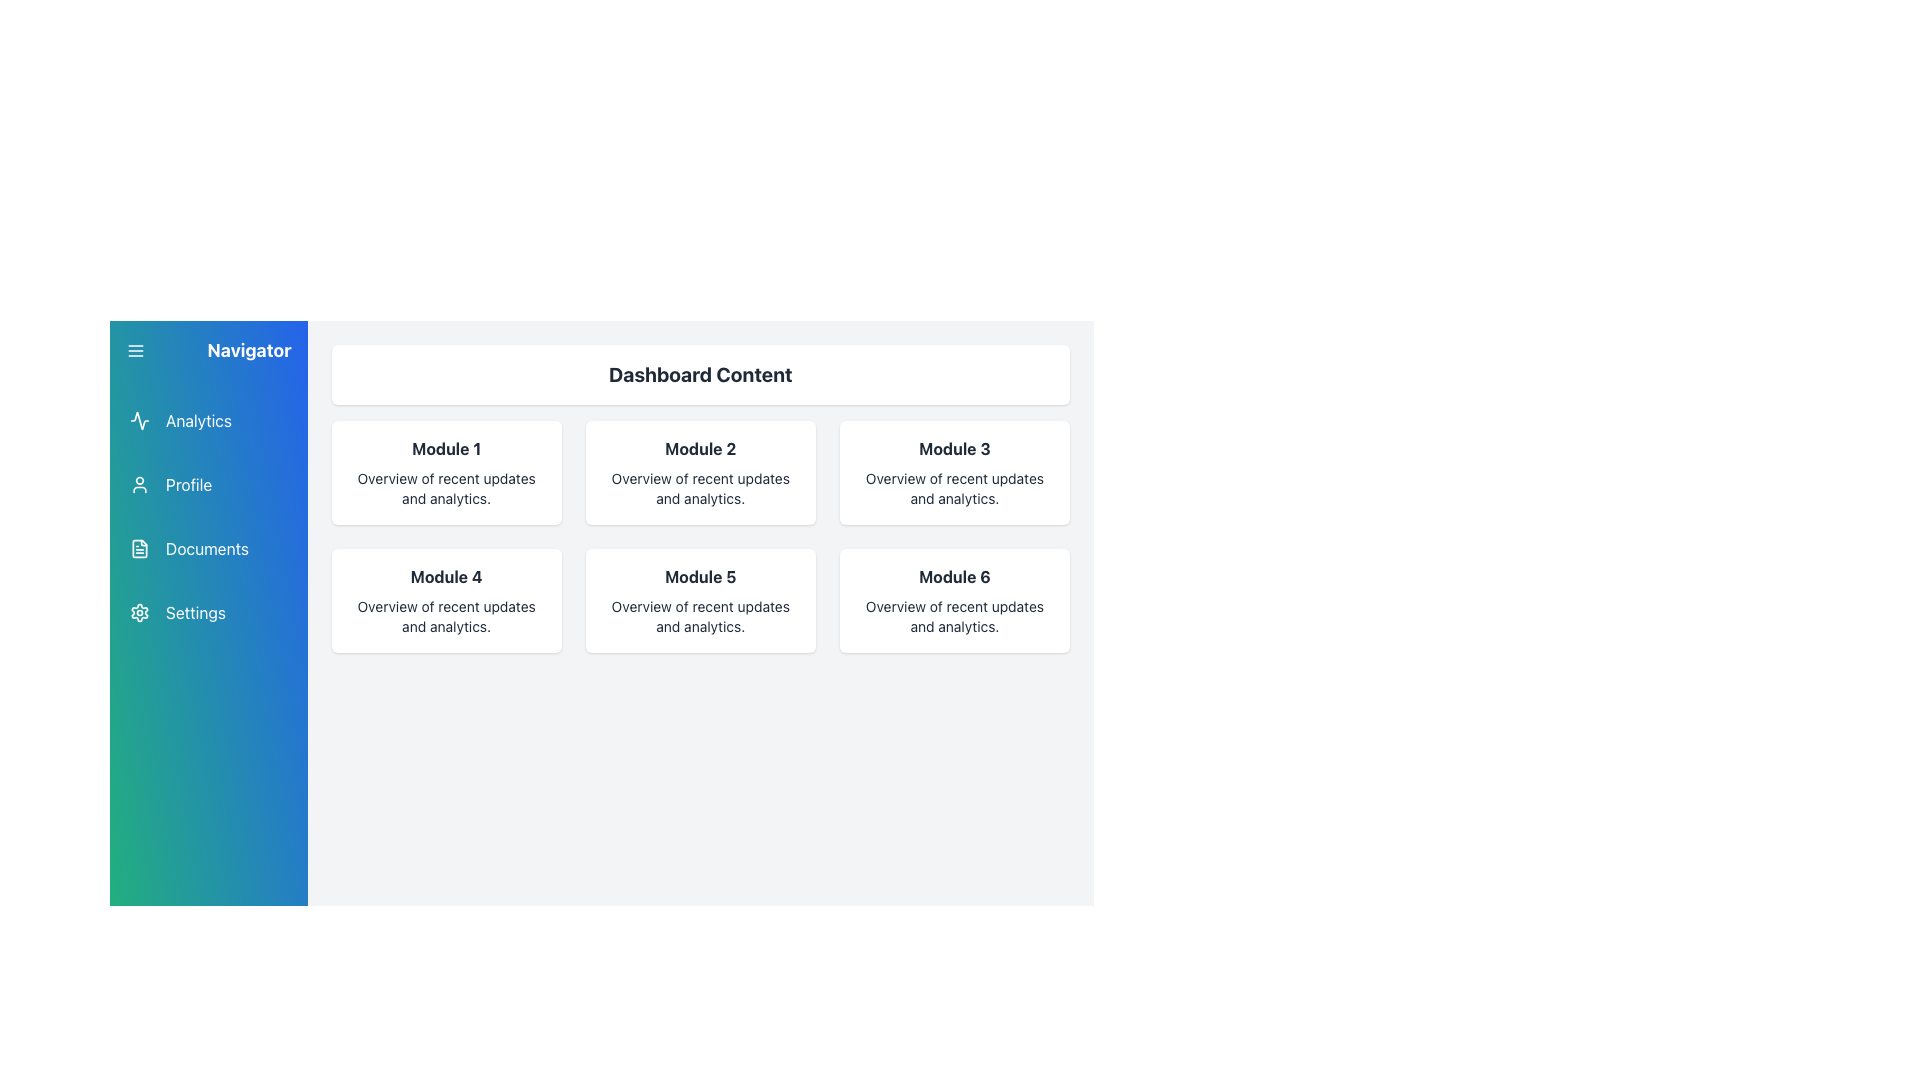 The width and height of the screenshot is (1920, 1080). What do you see at coordinates (700, 489) in the screenshot?
I see `the Text Label displaying 'Overview of recent updates and analytics.' located in 'Module 2' beneath its title` at bounding box center [700, 489].